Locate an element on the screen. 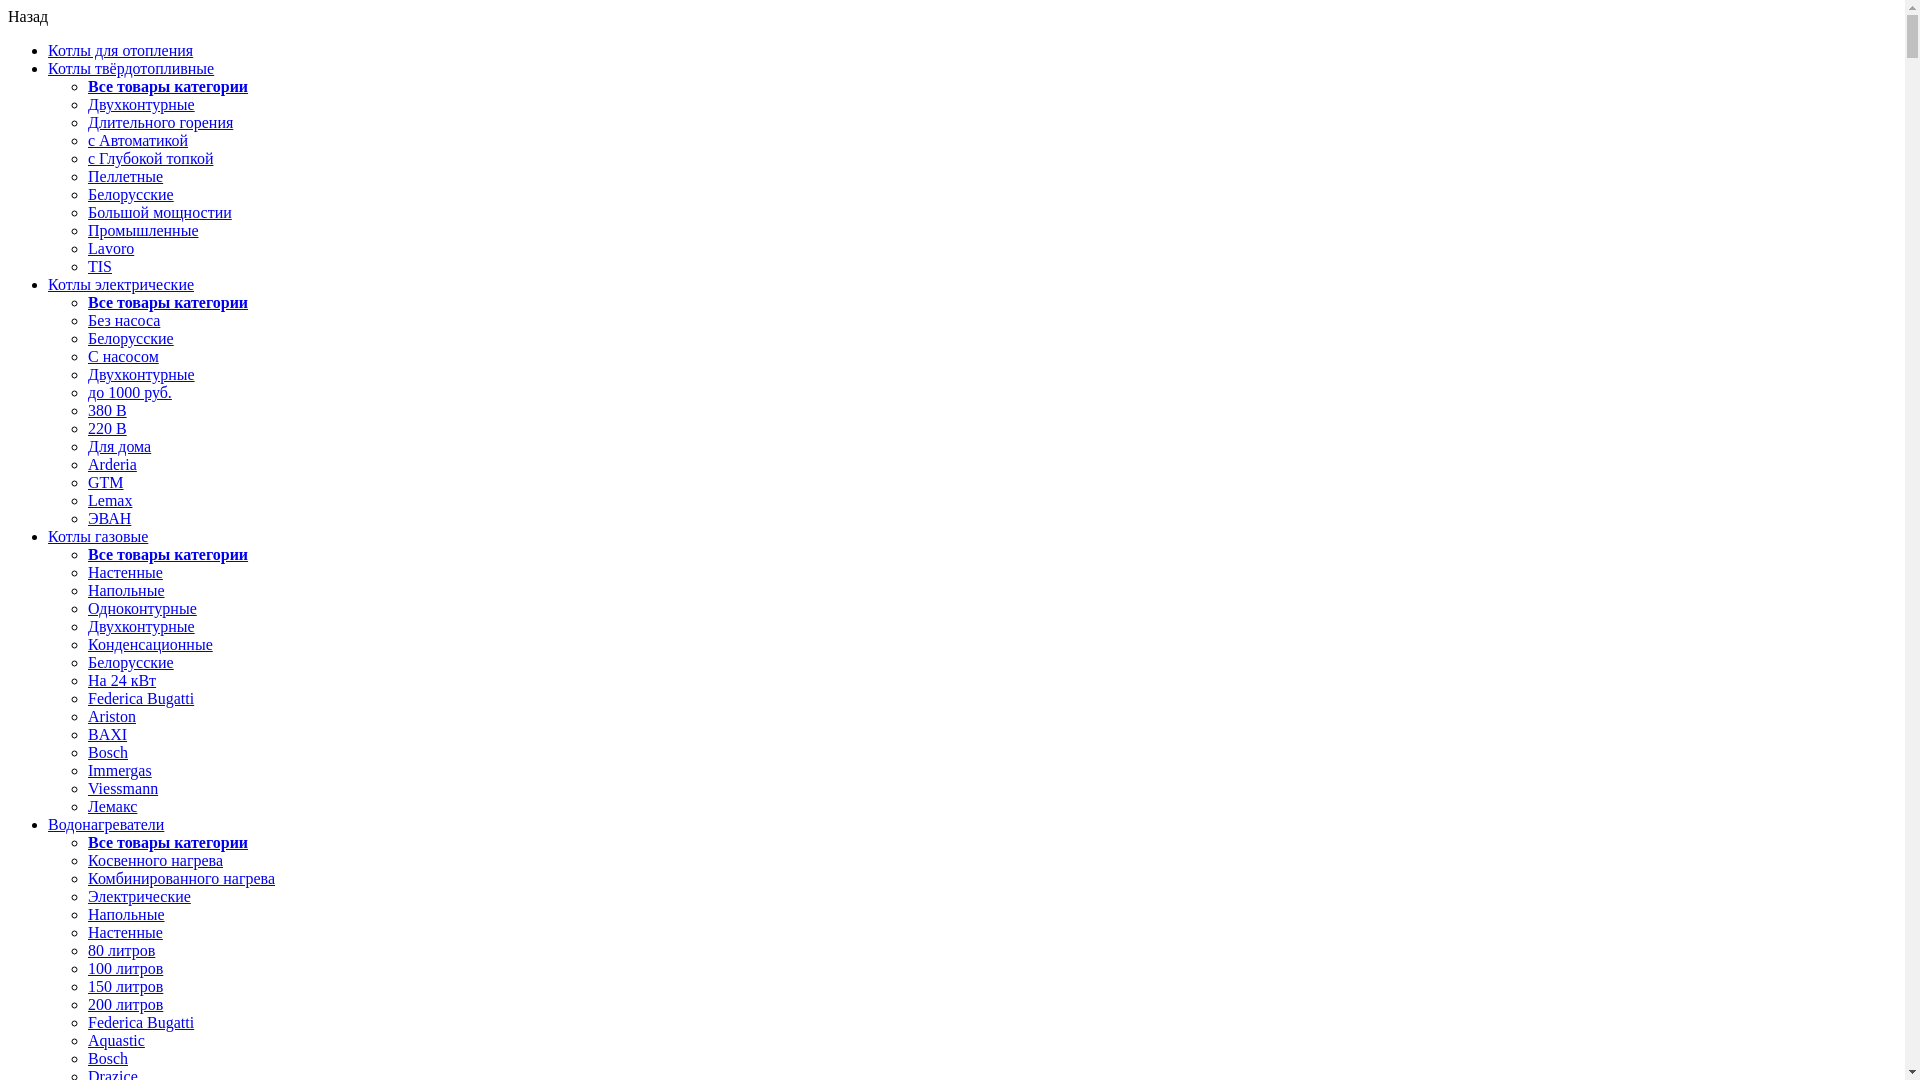  'Ariston' is located at coordinates (86, 715).